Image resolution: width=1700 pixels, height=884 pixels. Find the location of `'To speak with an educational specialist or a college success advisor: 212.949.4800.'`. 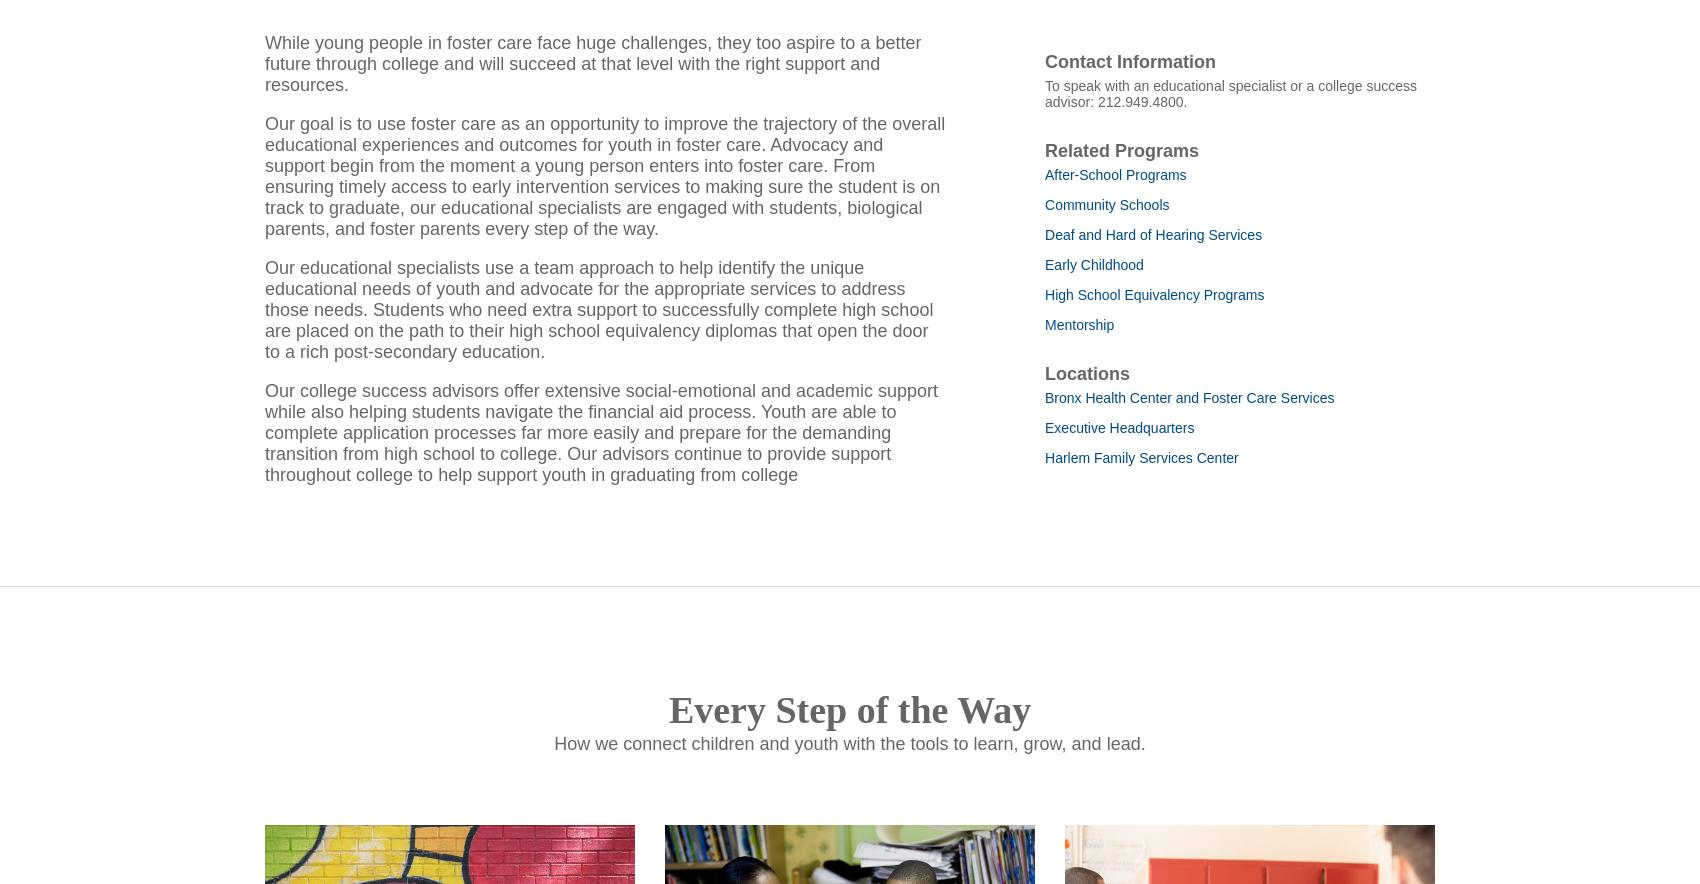

'To speak with an educational specialist or a college success advisor: 212.949.4800.' is located at coordinates (1043, 118).